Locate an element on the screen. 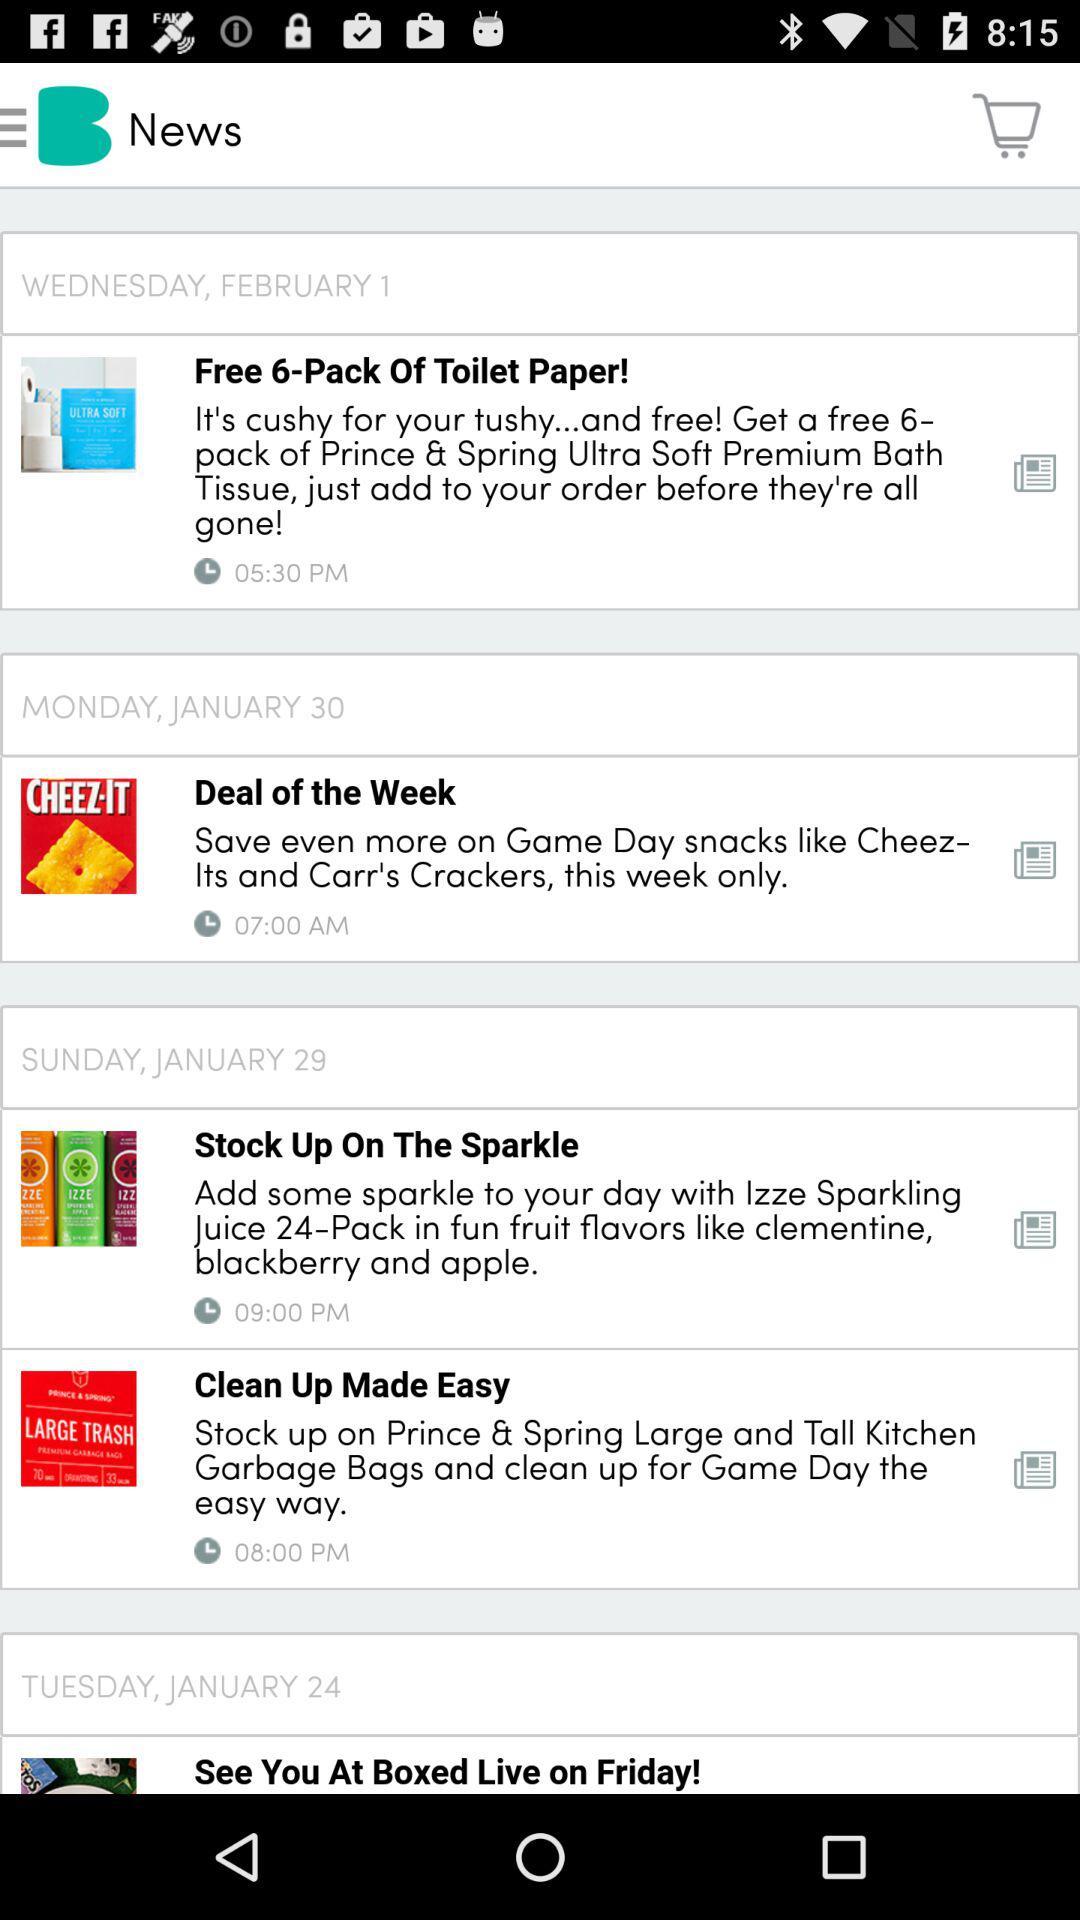  the icon below the monday, january 30 item is located at coordinates (324, 790).